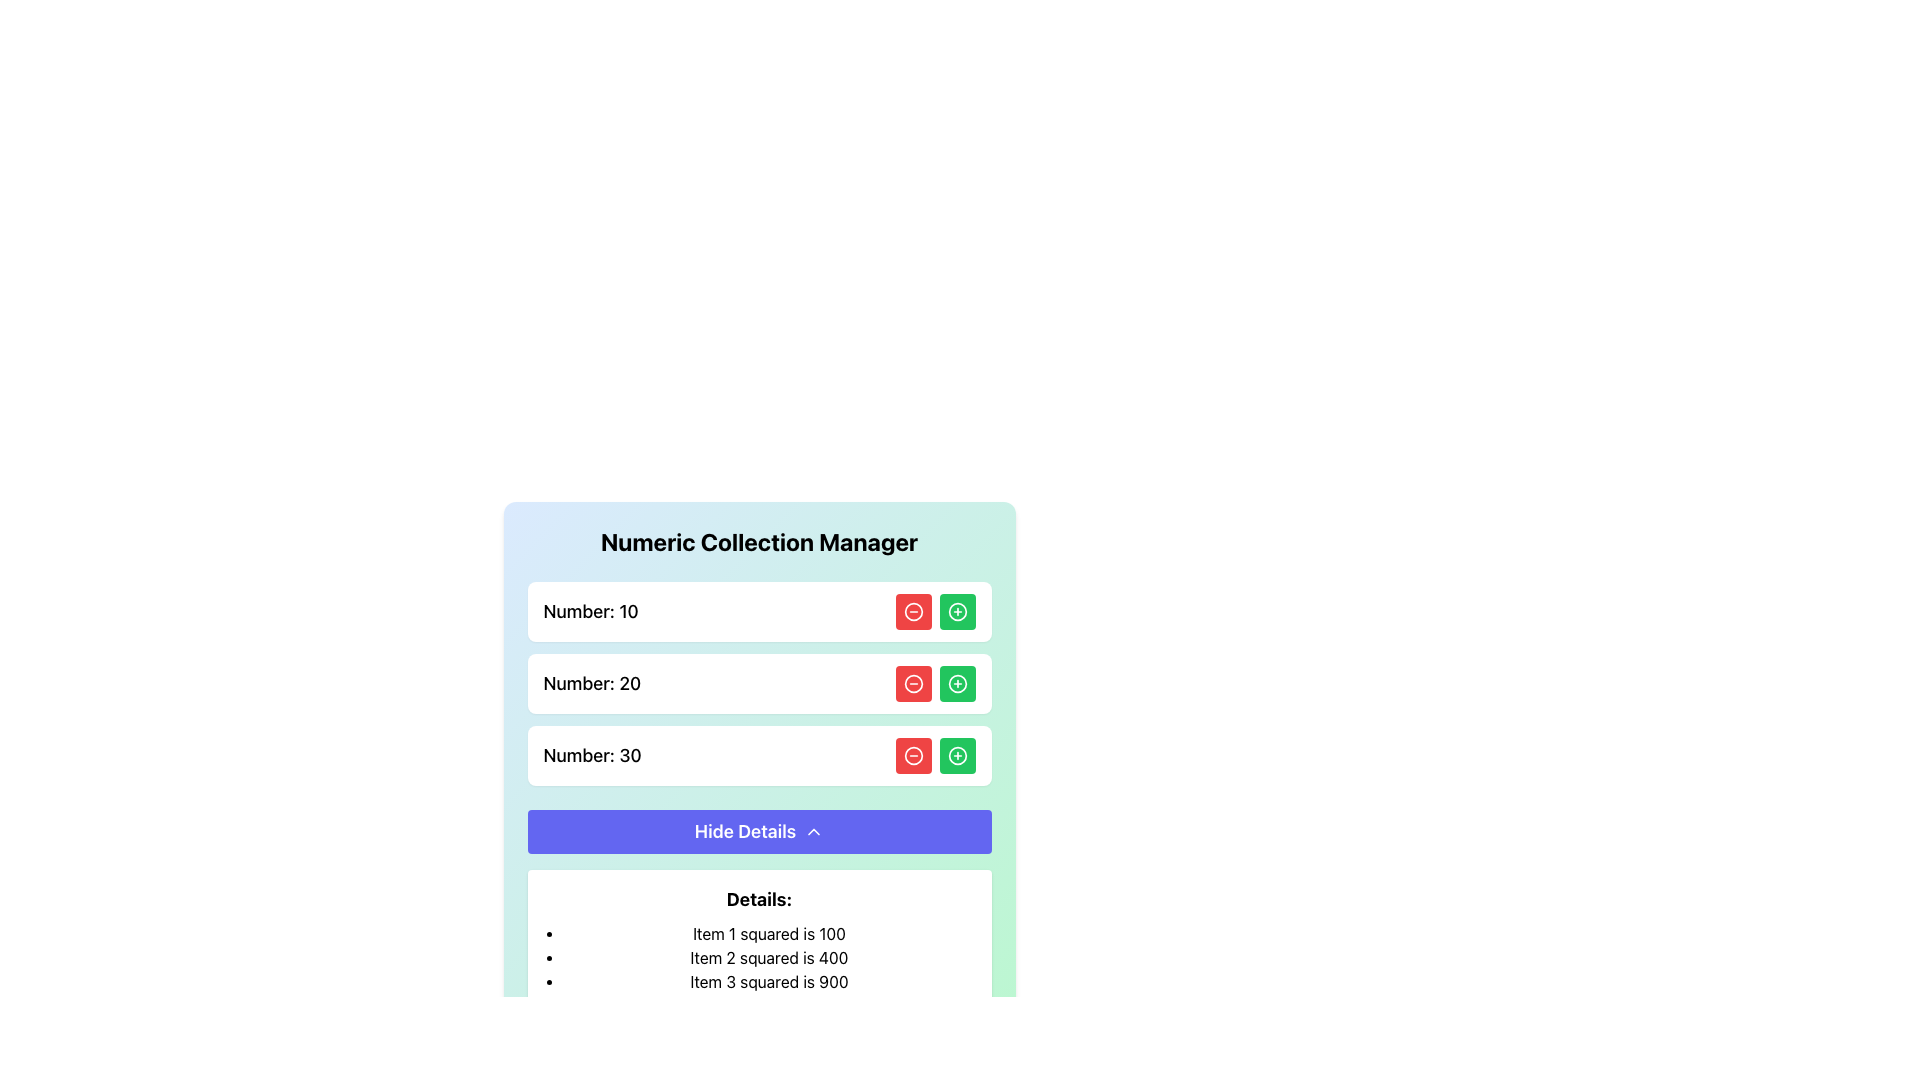 The height and width of the screenshot is (1080, 1920). Describe the element at coordinates (814, 832) in the screenshot. I see `the chevron-up icon located to the right of the 'Hide Details' button` at that location.